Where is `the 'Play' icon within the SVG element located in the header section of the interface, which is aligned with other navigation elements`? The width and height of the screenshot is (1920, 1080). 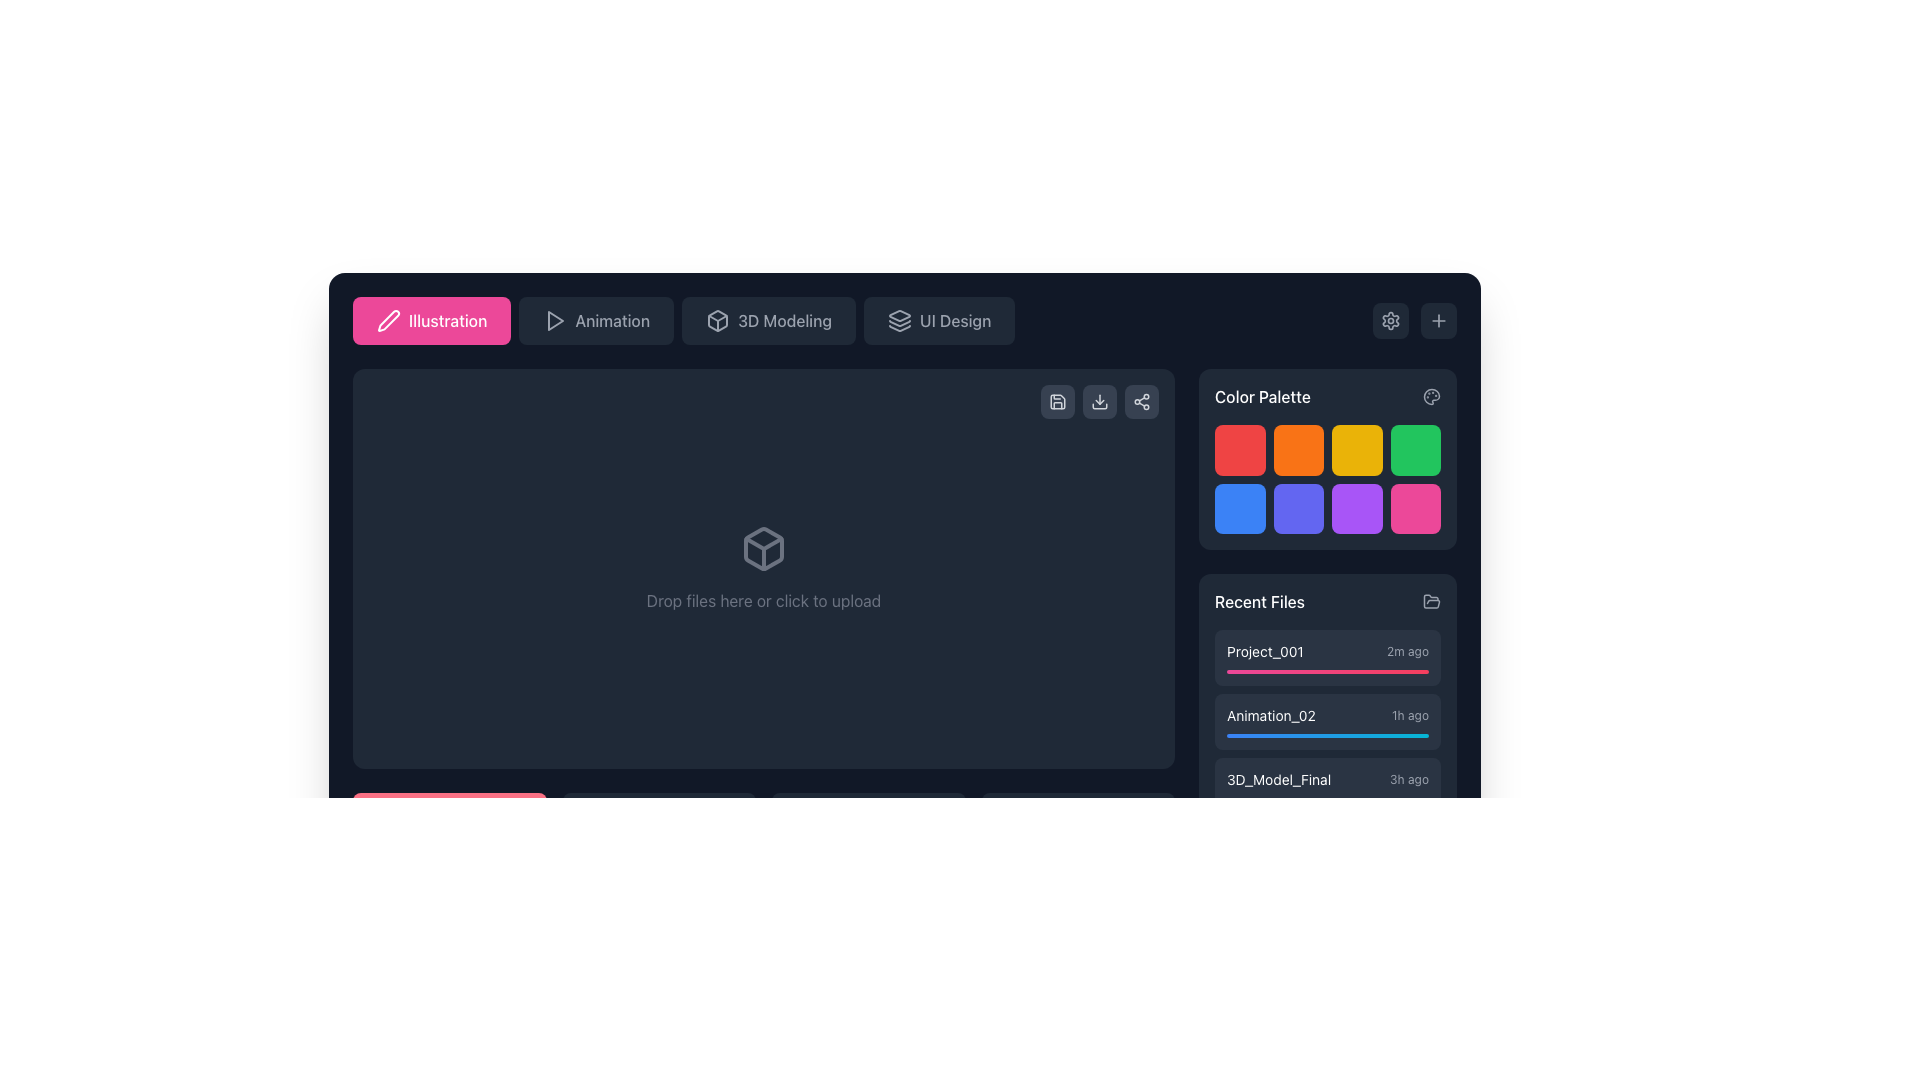 the 'Play' icon within the SVG element located in the header section of the interface, which is aligned with other navigation elements is located at coordinates (556, 319).